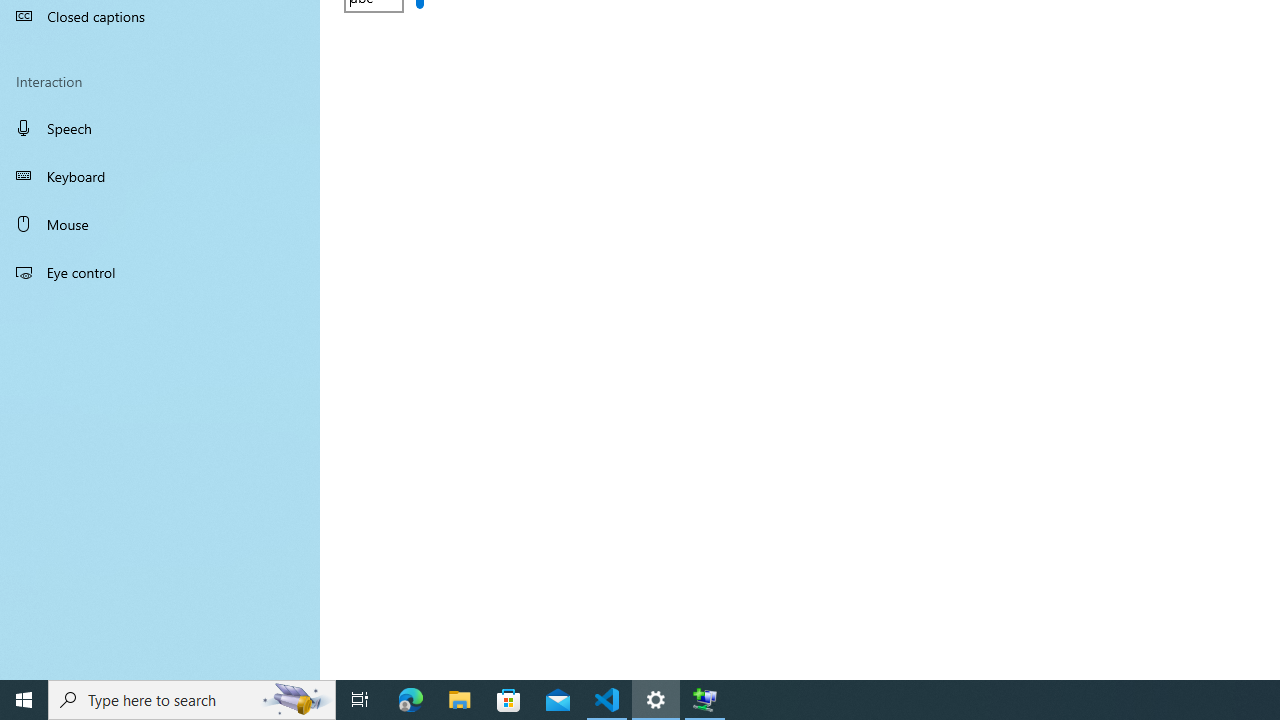 The width and height of the screenshot is (1280, 720). What do you see at coordinates (160, 223) in the screenshot?
I see `'Mouse'` at bounding box center [160, 223].